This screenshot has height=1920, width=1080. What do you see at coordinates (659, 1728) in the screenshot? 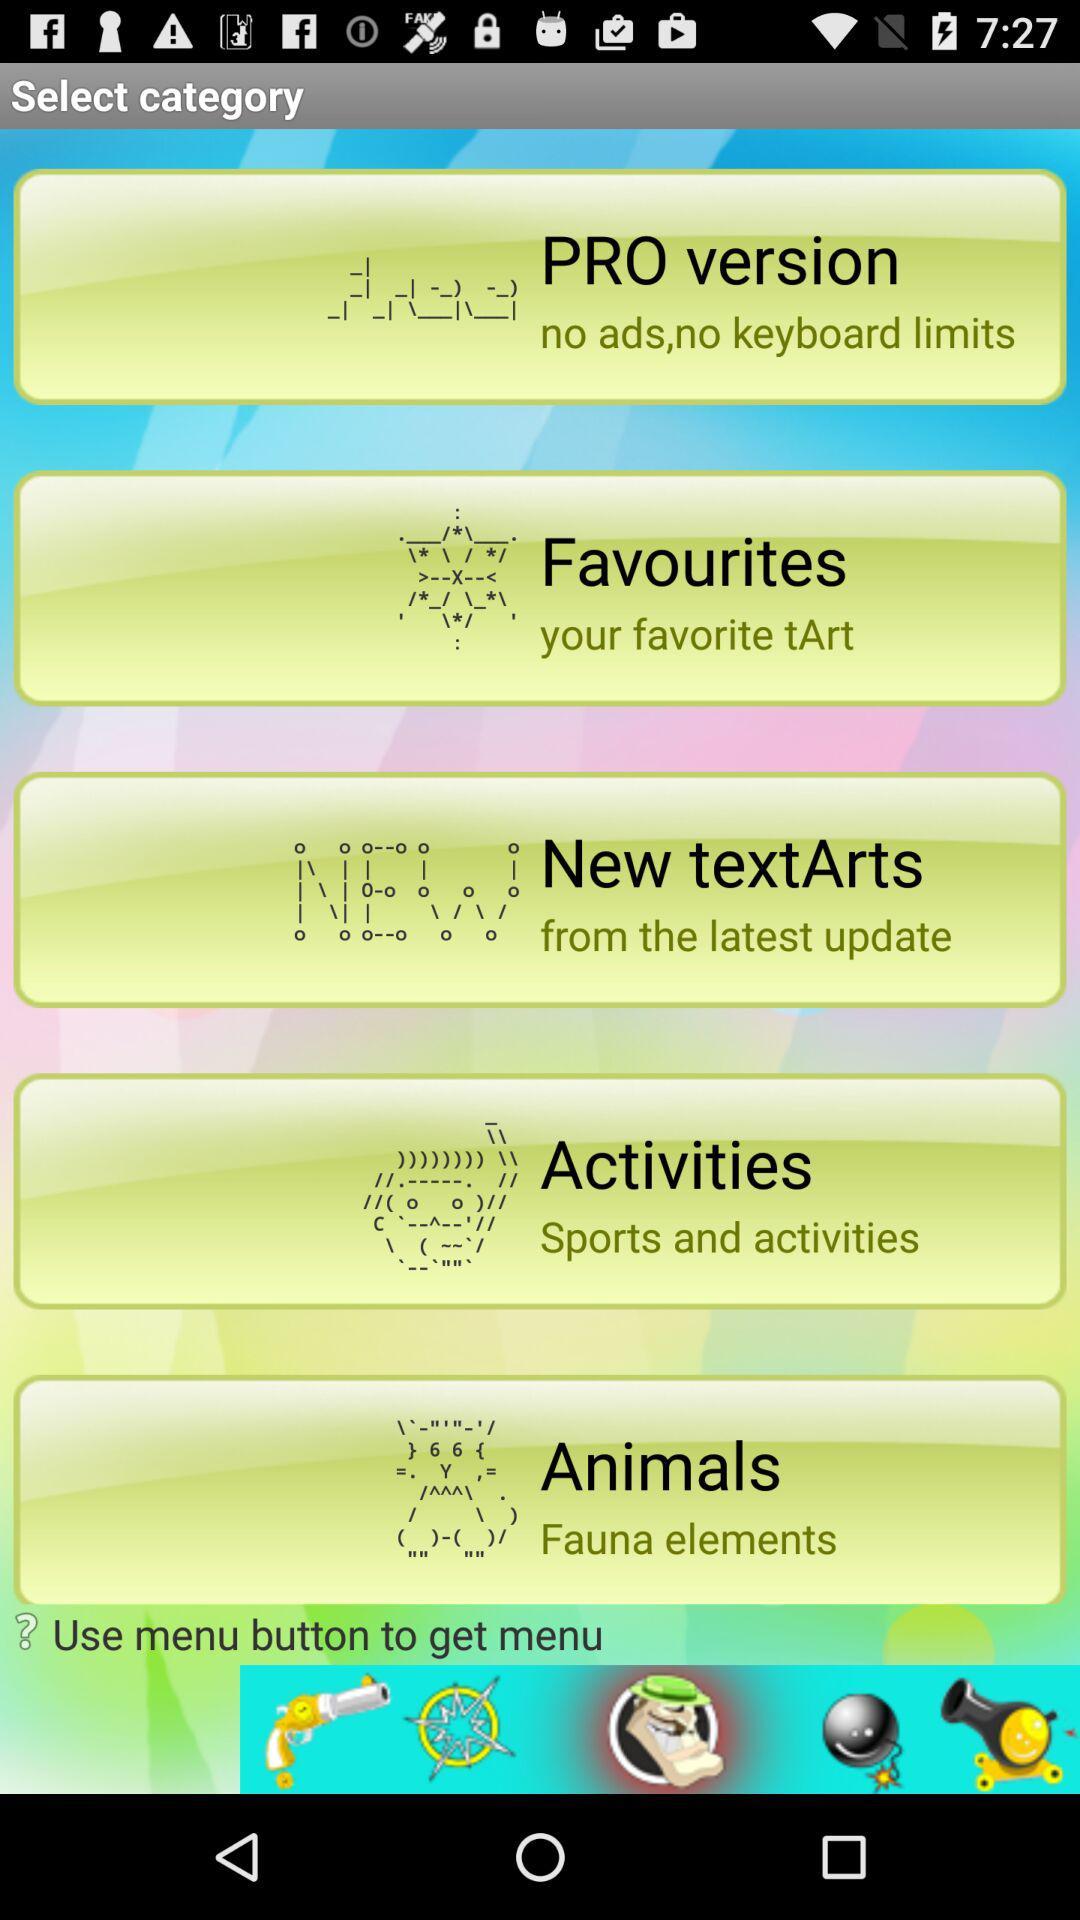
I see `menu` at bounding box center [659, 1728].